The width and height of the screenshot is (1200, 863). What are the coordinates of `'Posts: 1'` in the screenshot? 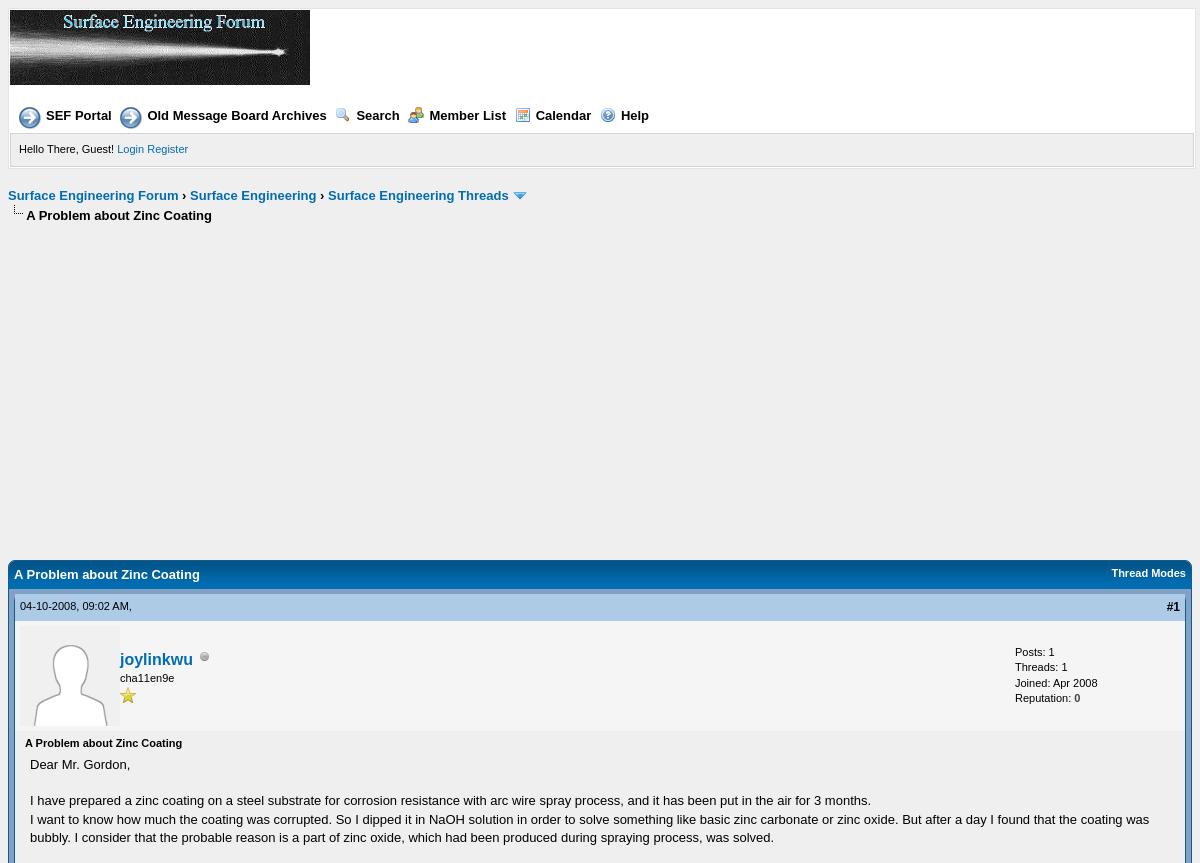 It's located at (1034, 649).